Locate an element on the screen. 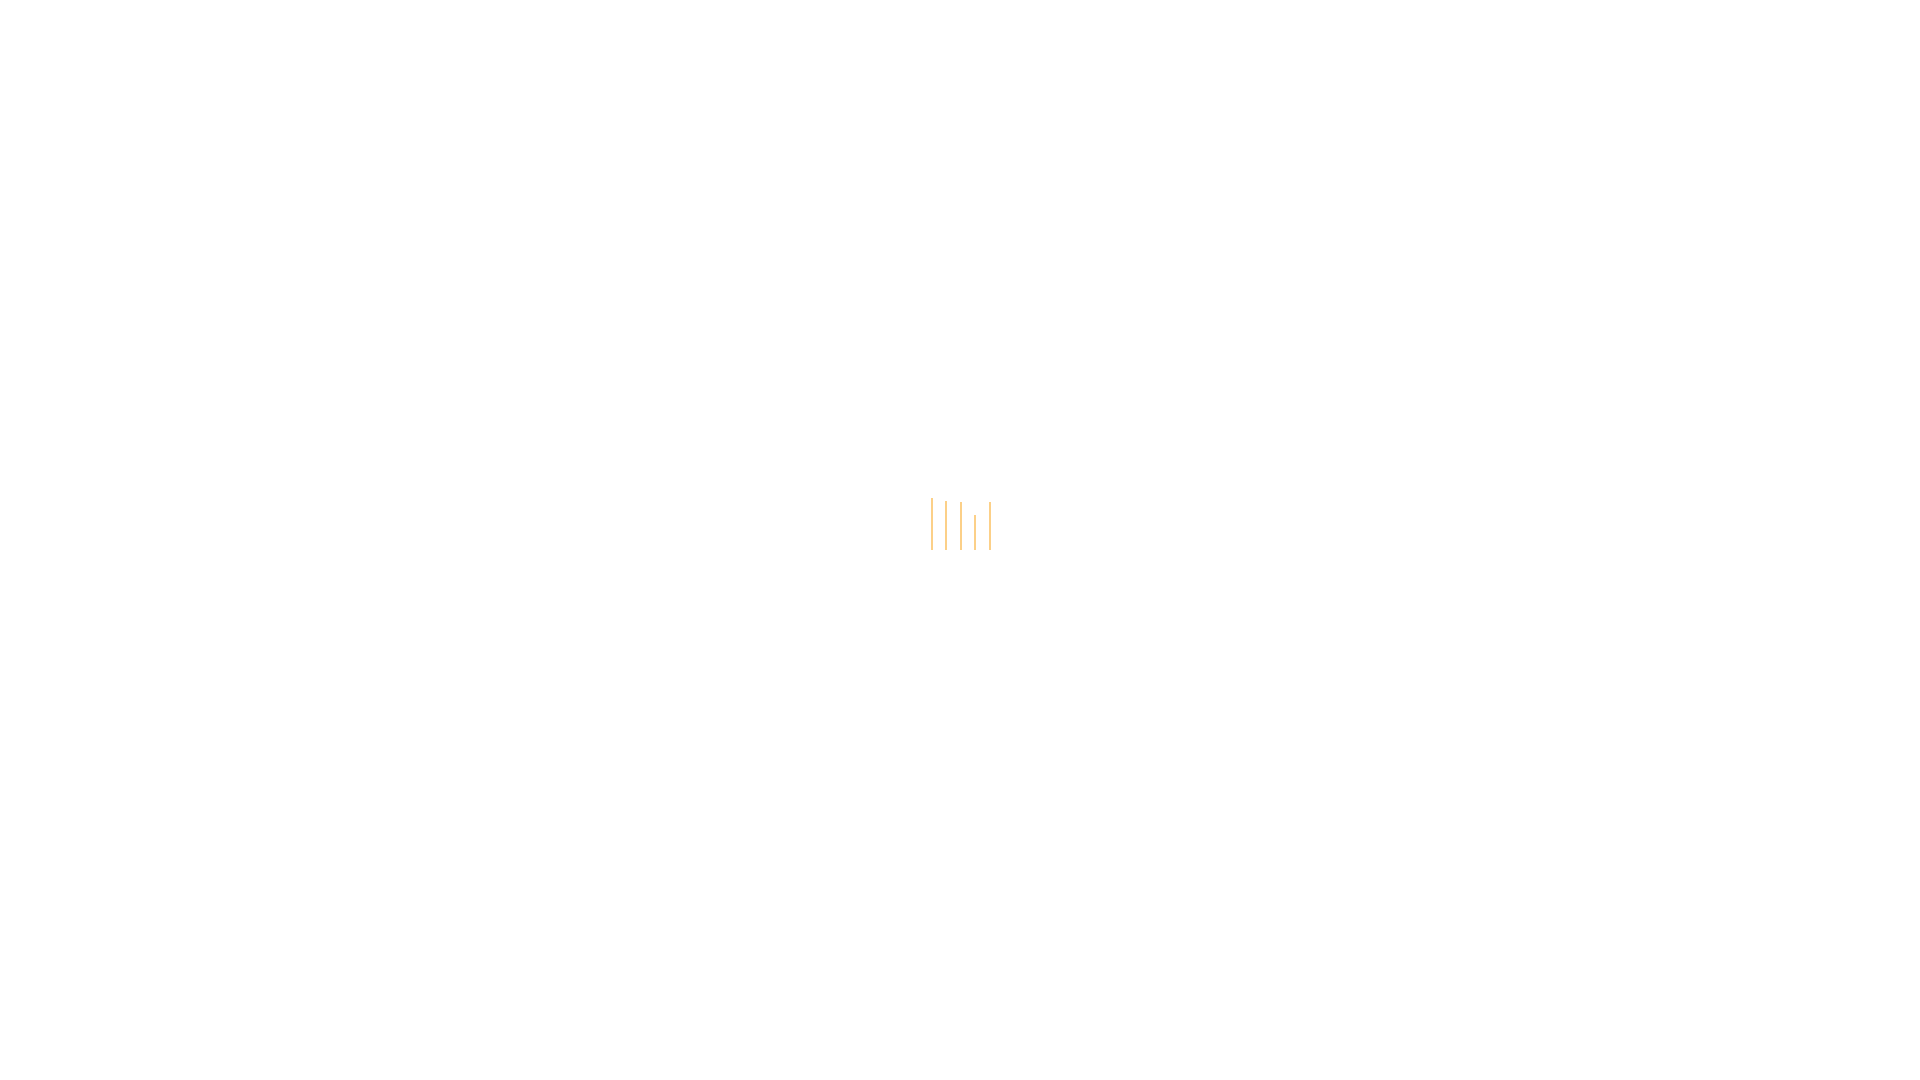  'SERVICES' is located at coordinates (403, 96).